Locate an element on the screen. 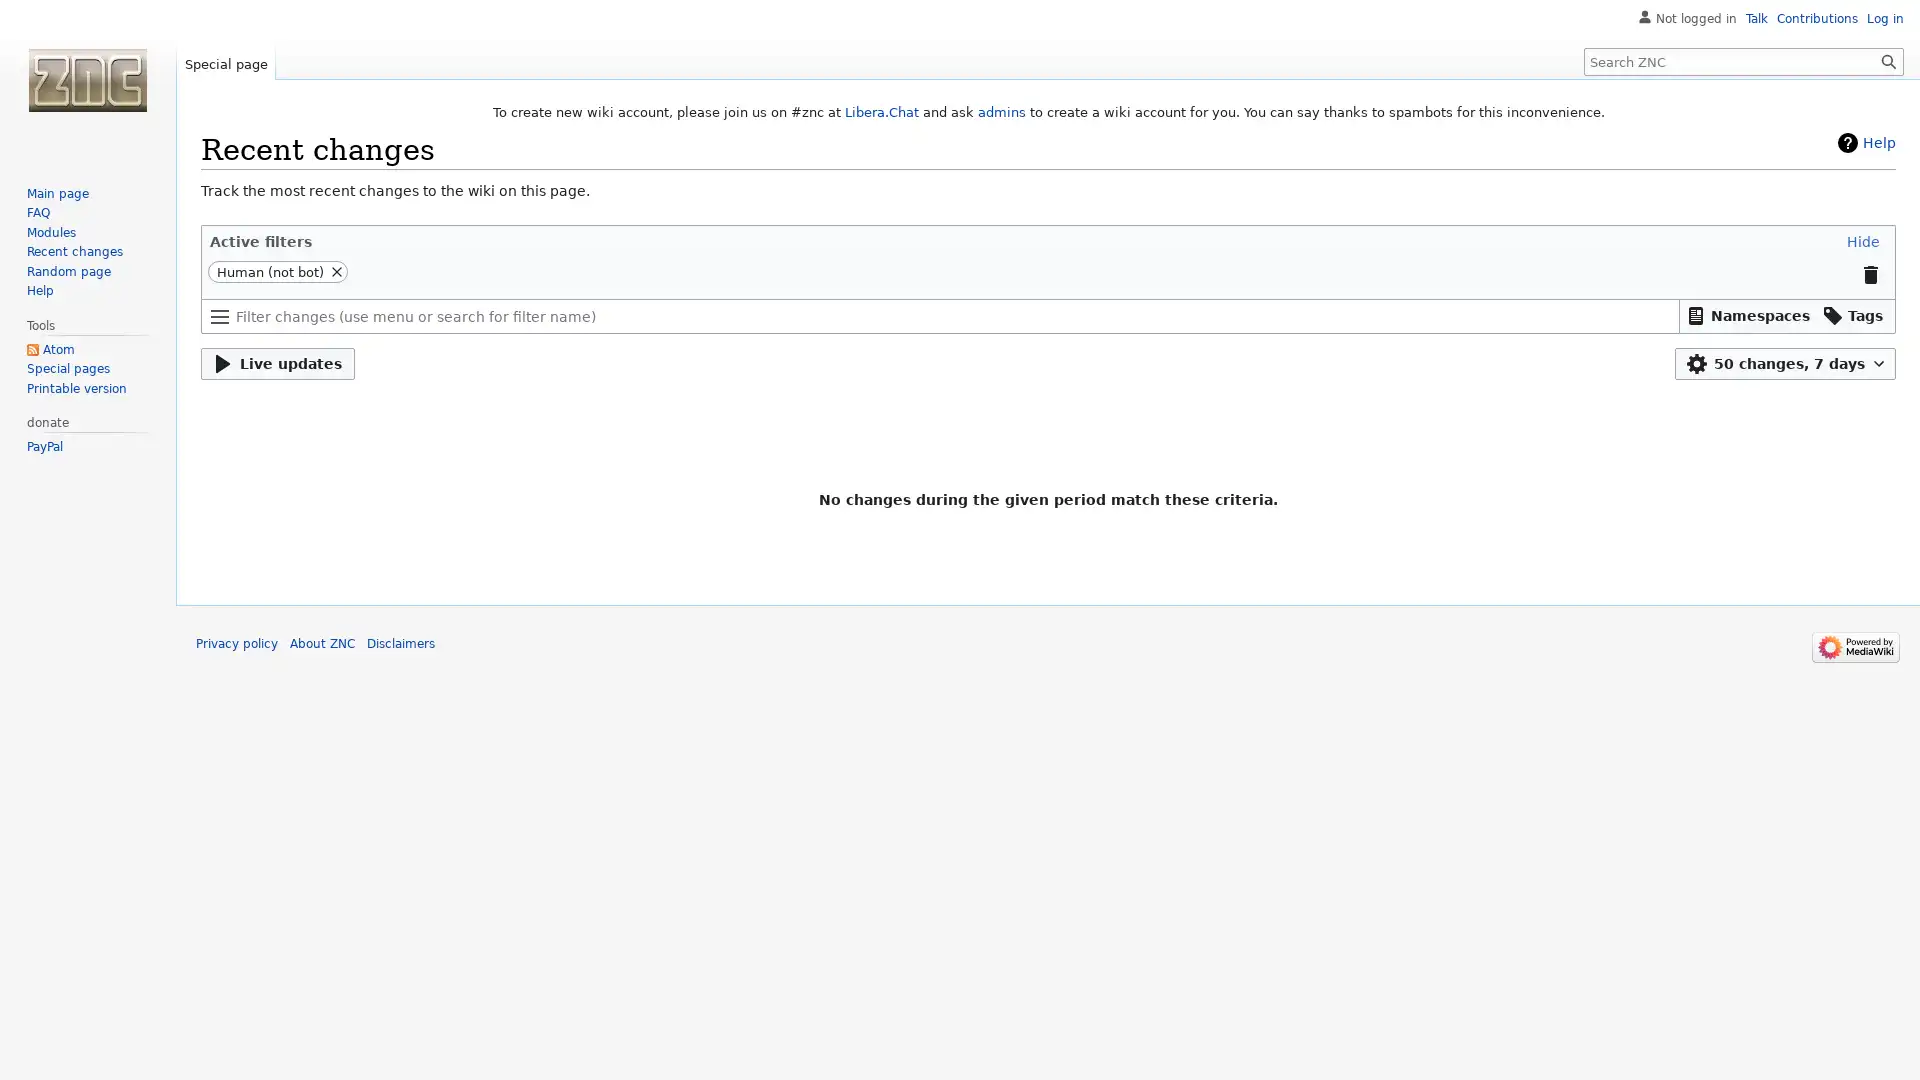  Live updates is located at coordinates (277, 363).